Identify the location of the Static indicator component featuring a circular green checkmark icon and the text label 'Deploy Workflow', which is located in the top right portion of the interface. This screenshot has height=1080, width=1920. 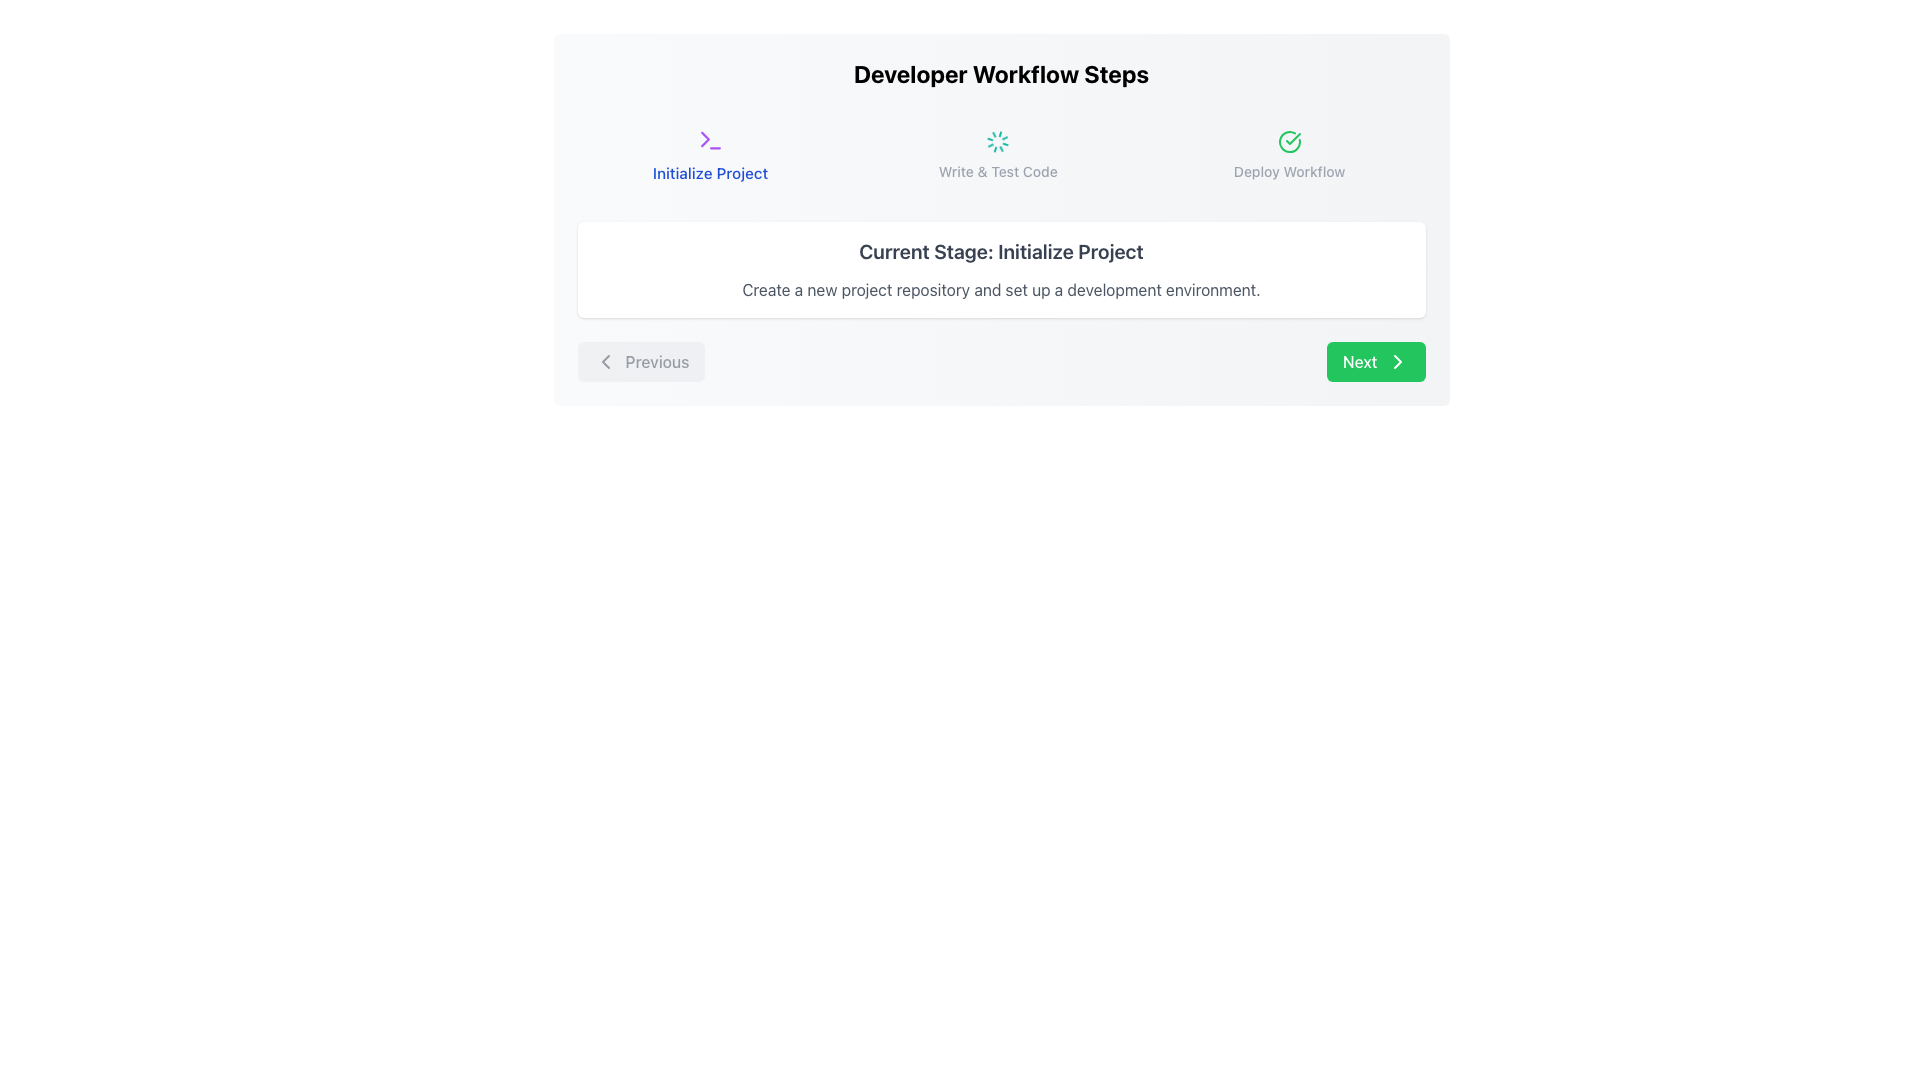
(1289, 154).